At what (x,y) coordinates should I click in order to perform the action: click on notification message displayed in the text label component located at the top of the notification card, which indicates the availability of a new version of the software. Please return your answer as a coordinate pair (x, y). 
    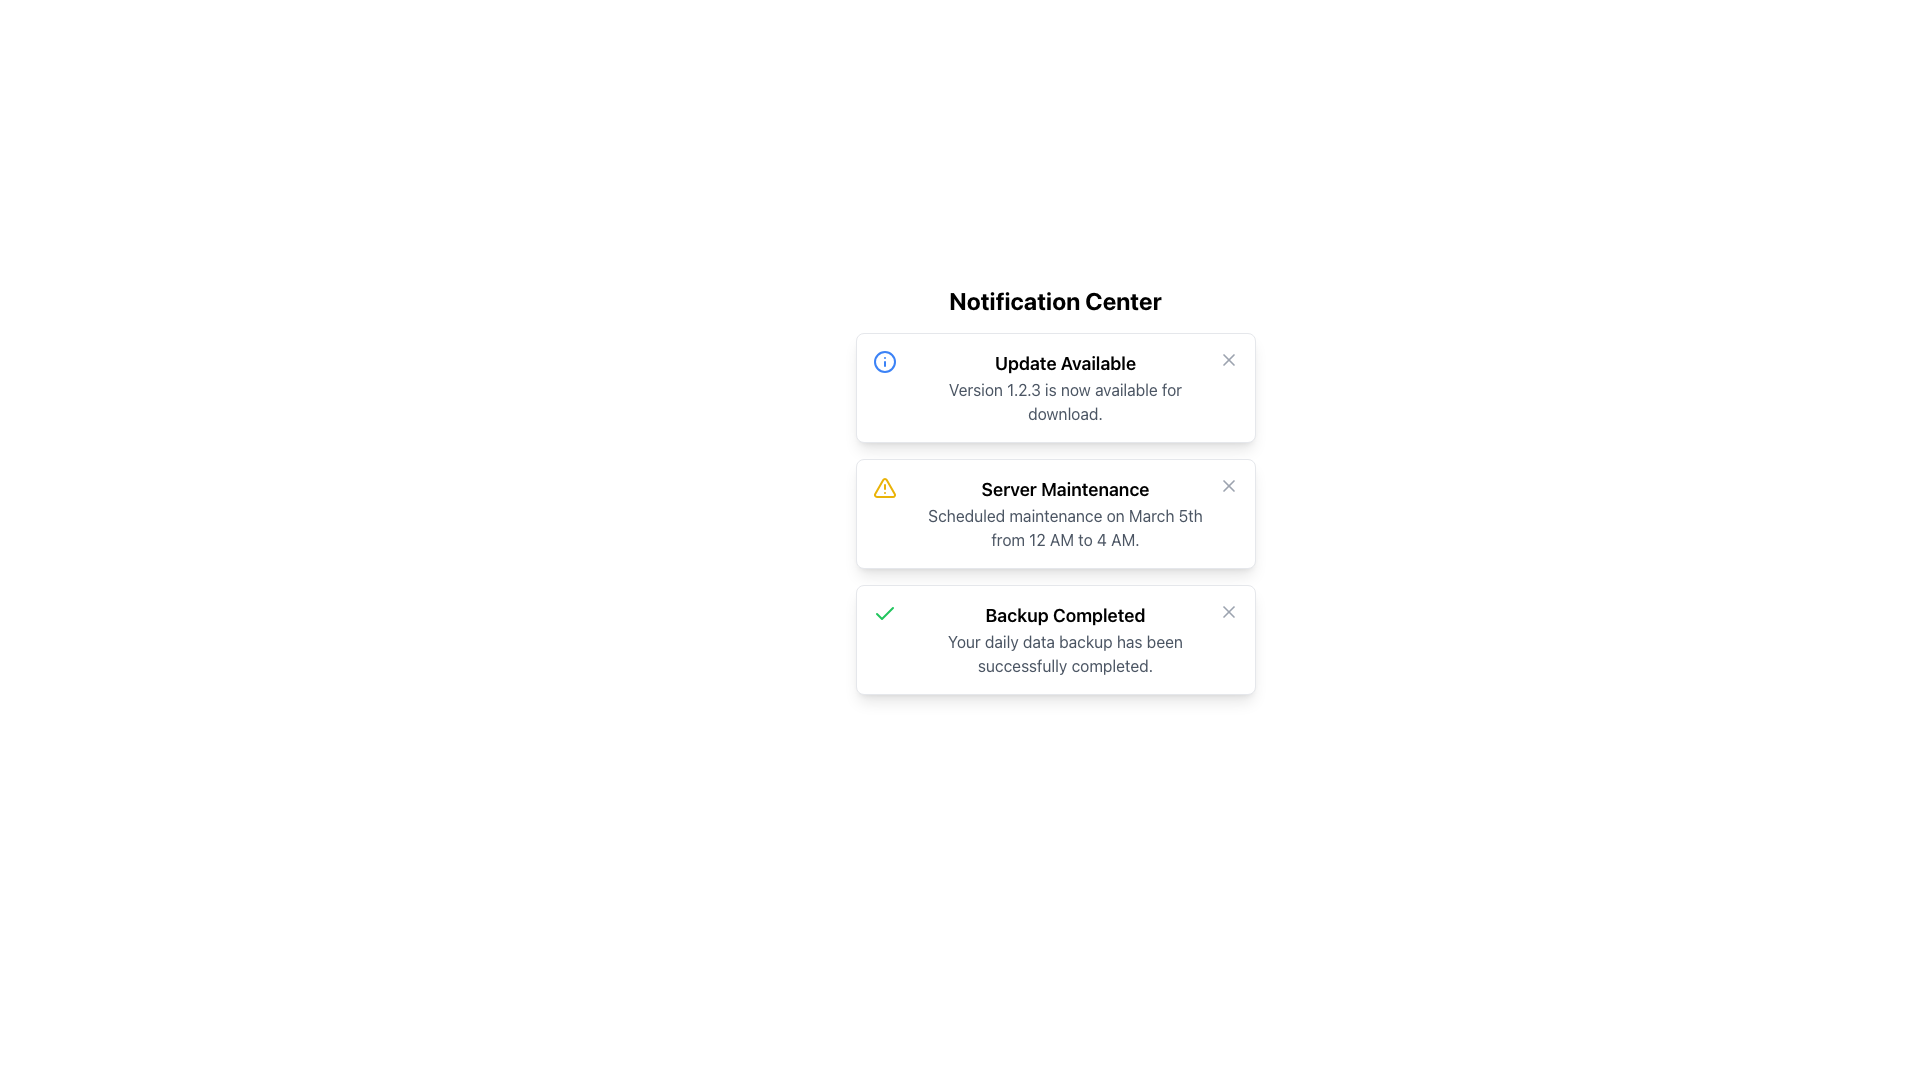
    Looking at the image, I should click on (1064, 388).